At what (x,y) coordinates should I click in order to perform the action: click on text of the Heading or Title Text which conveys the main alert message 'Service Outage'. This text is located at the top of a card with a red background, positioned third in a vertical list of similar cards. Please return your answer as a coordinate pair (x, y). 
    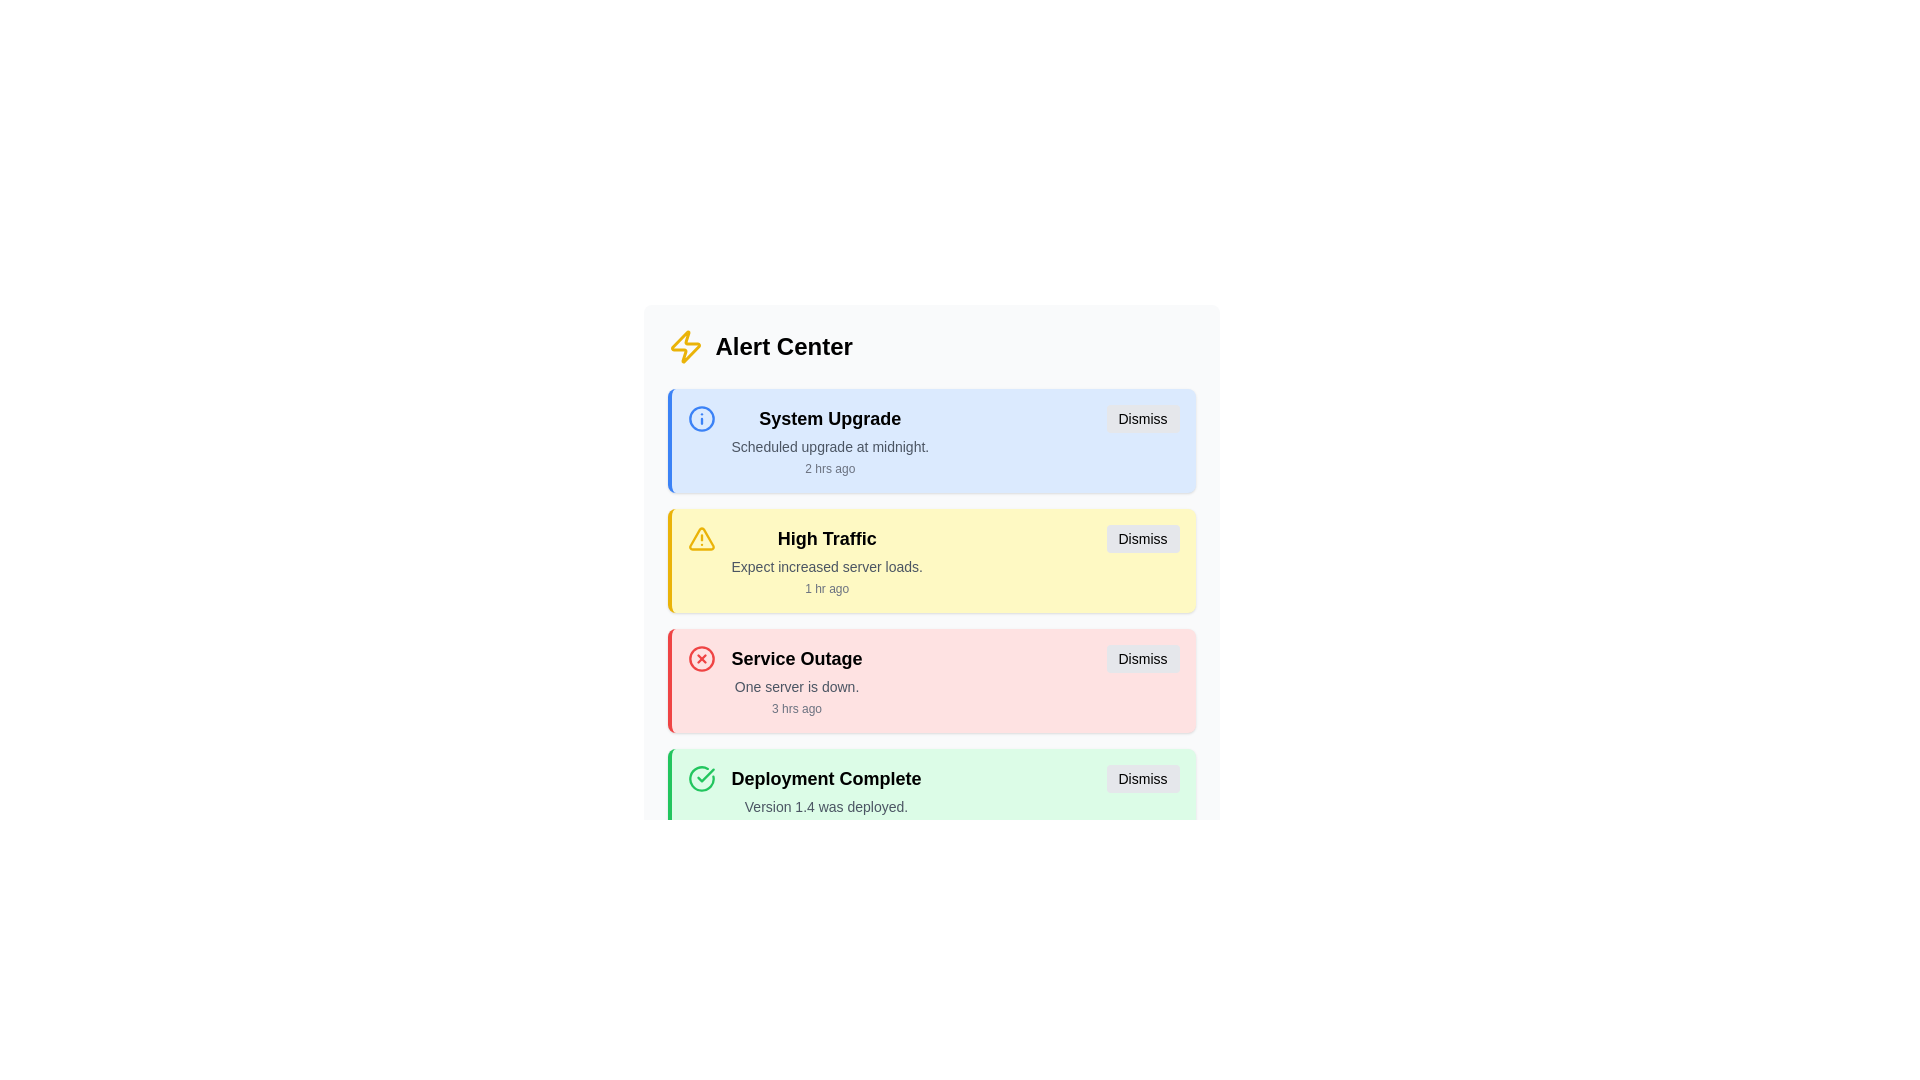
    Looking at the image, I should click on (795, 659).